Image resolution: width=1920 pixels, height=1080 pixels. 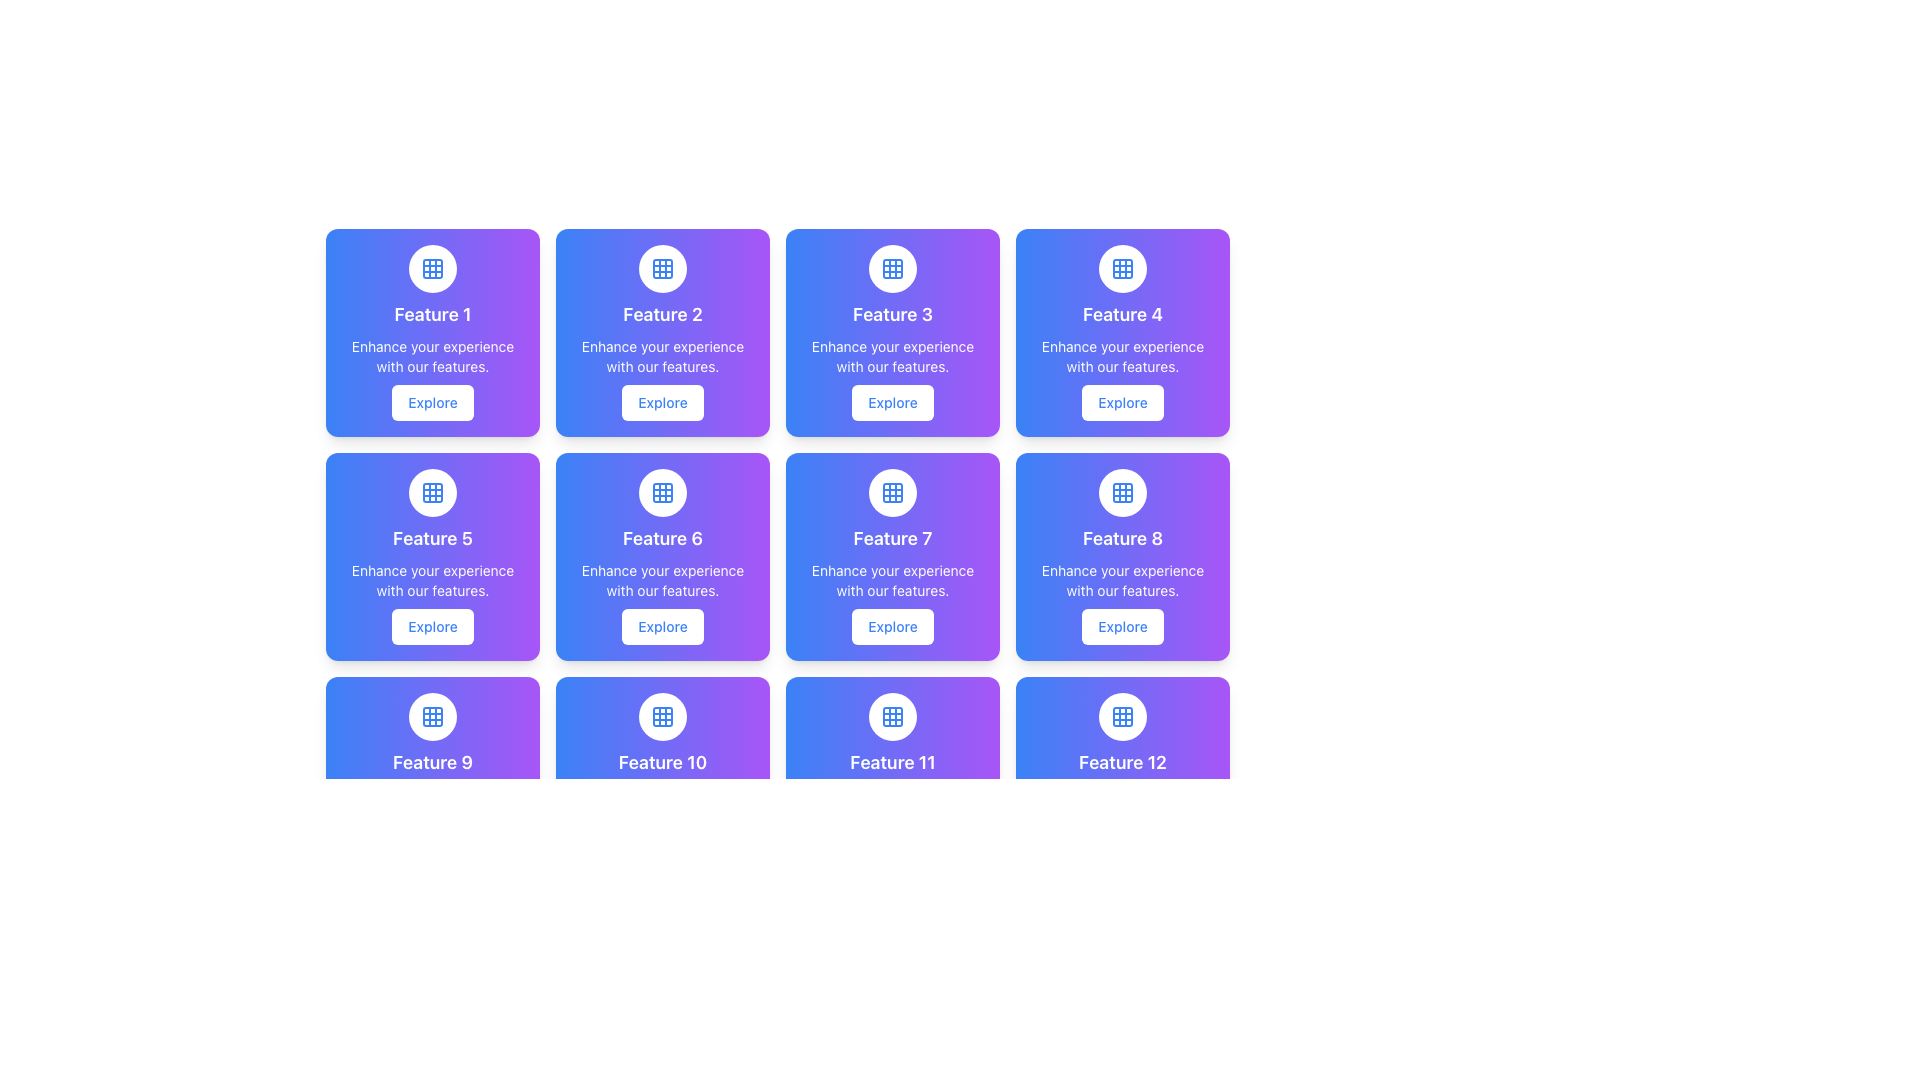 I want to click on the IconButton located in the 'Feature 11' card, positioned centrally above the 'Feature 11' title text, so click(x=891, y=716).